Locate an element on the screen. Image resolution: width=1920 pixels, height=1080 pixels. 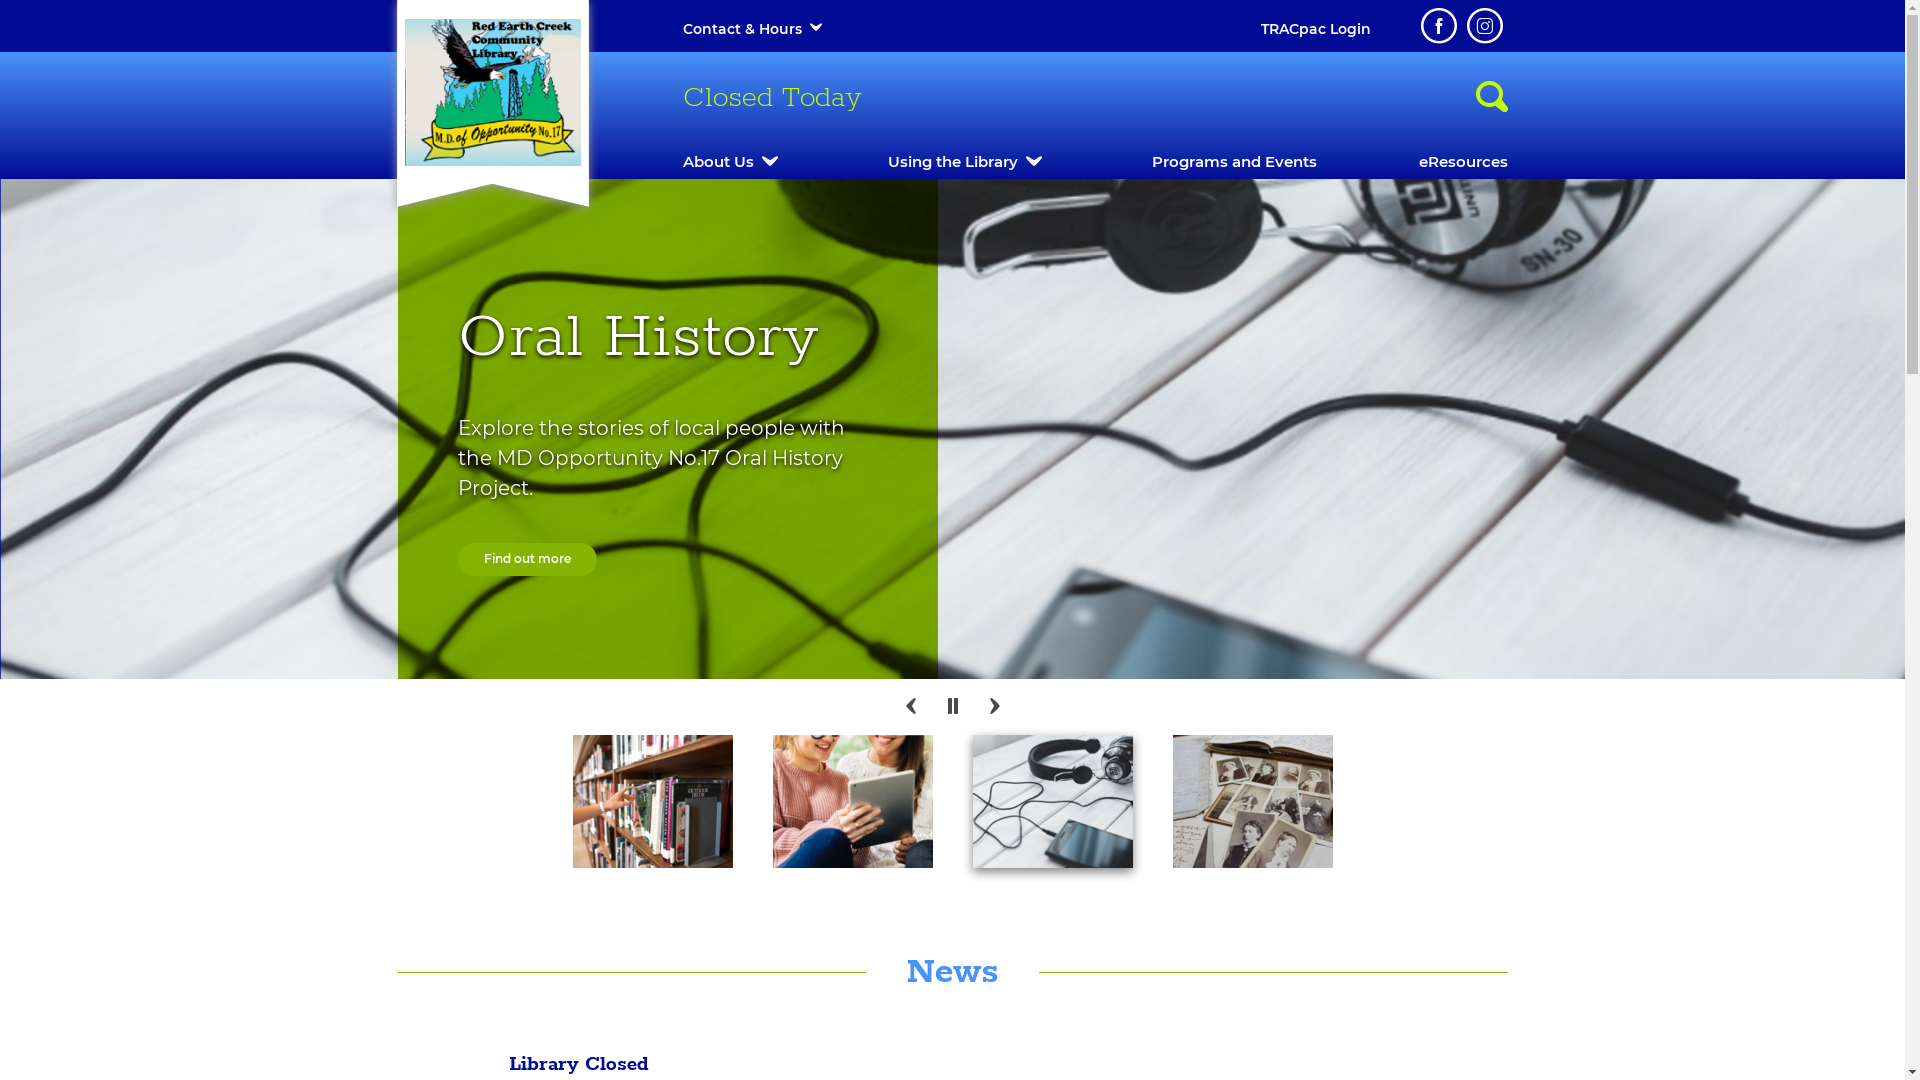
'Instagram' is located at coordinates (1483, 26).